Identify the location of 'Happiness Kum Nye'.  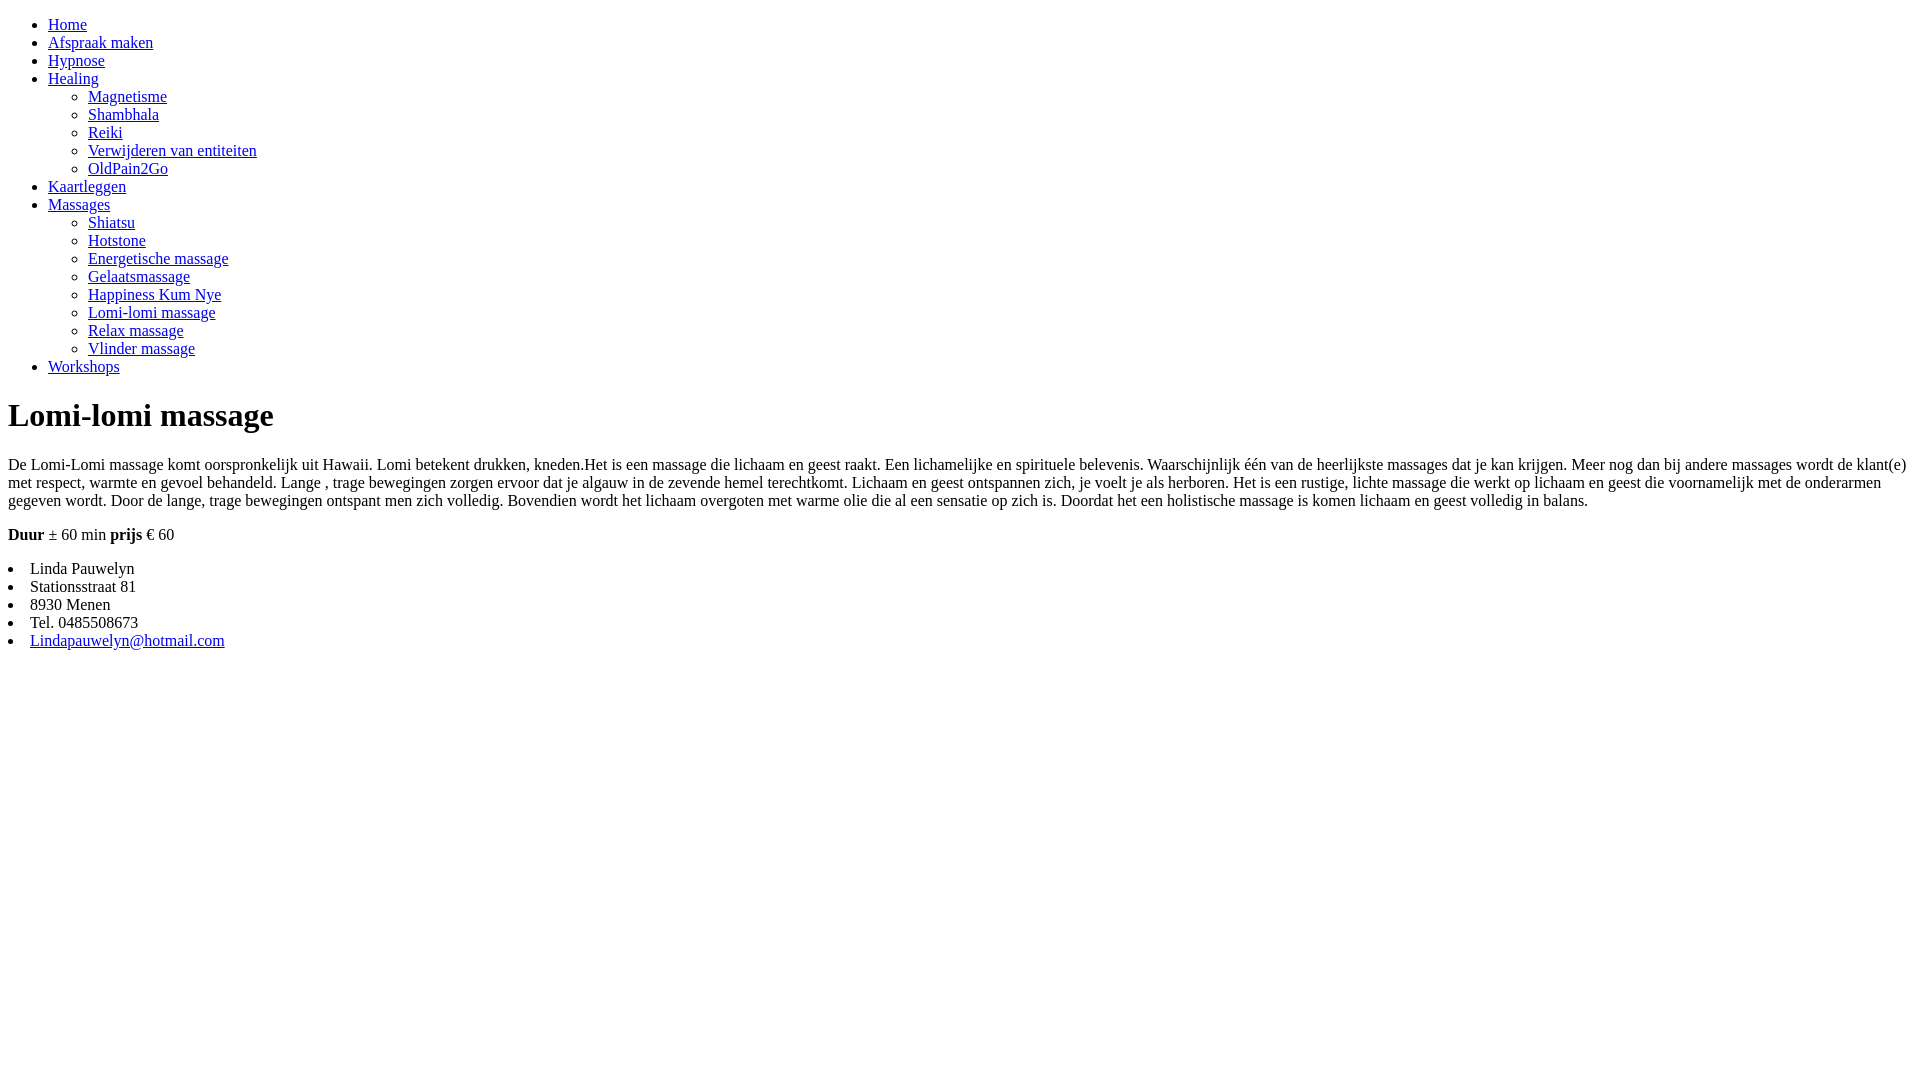
(153, 294).